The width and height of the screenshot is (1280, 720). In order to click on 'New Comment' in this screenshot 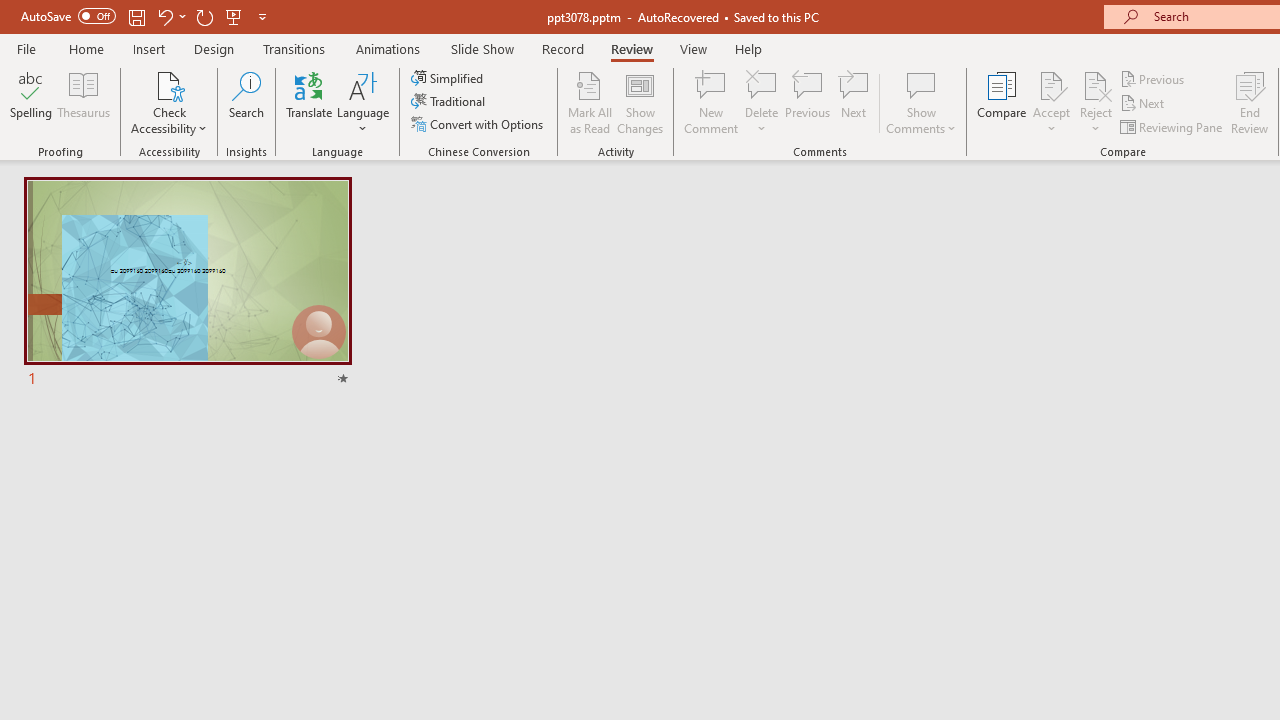, I will do `click(711, 103)`.